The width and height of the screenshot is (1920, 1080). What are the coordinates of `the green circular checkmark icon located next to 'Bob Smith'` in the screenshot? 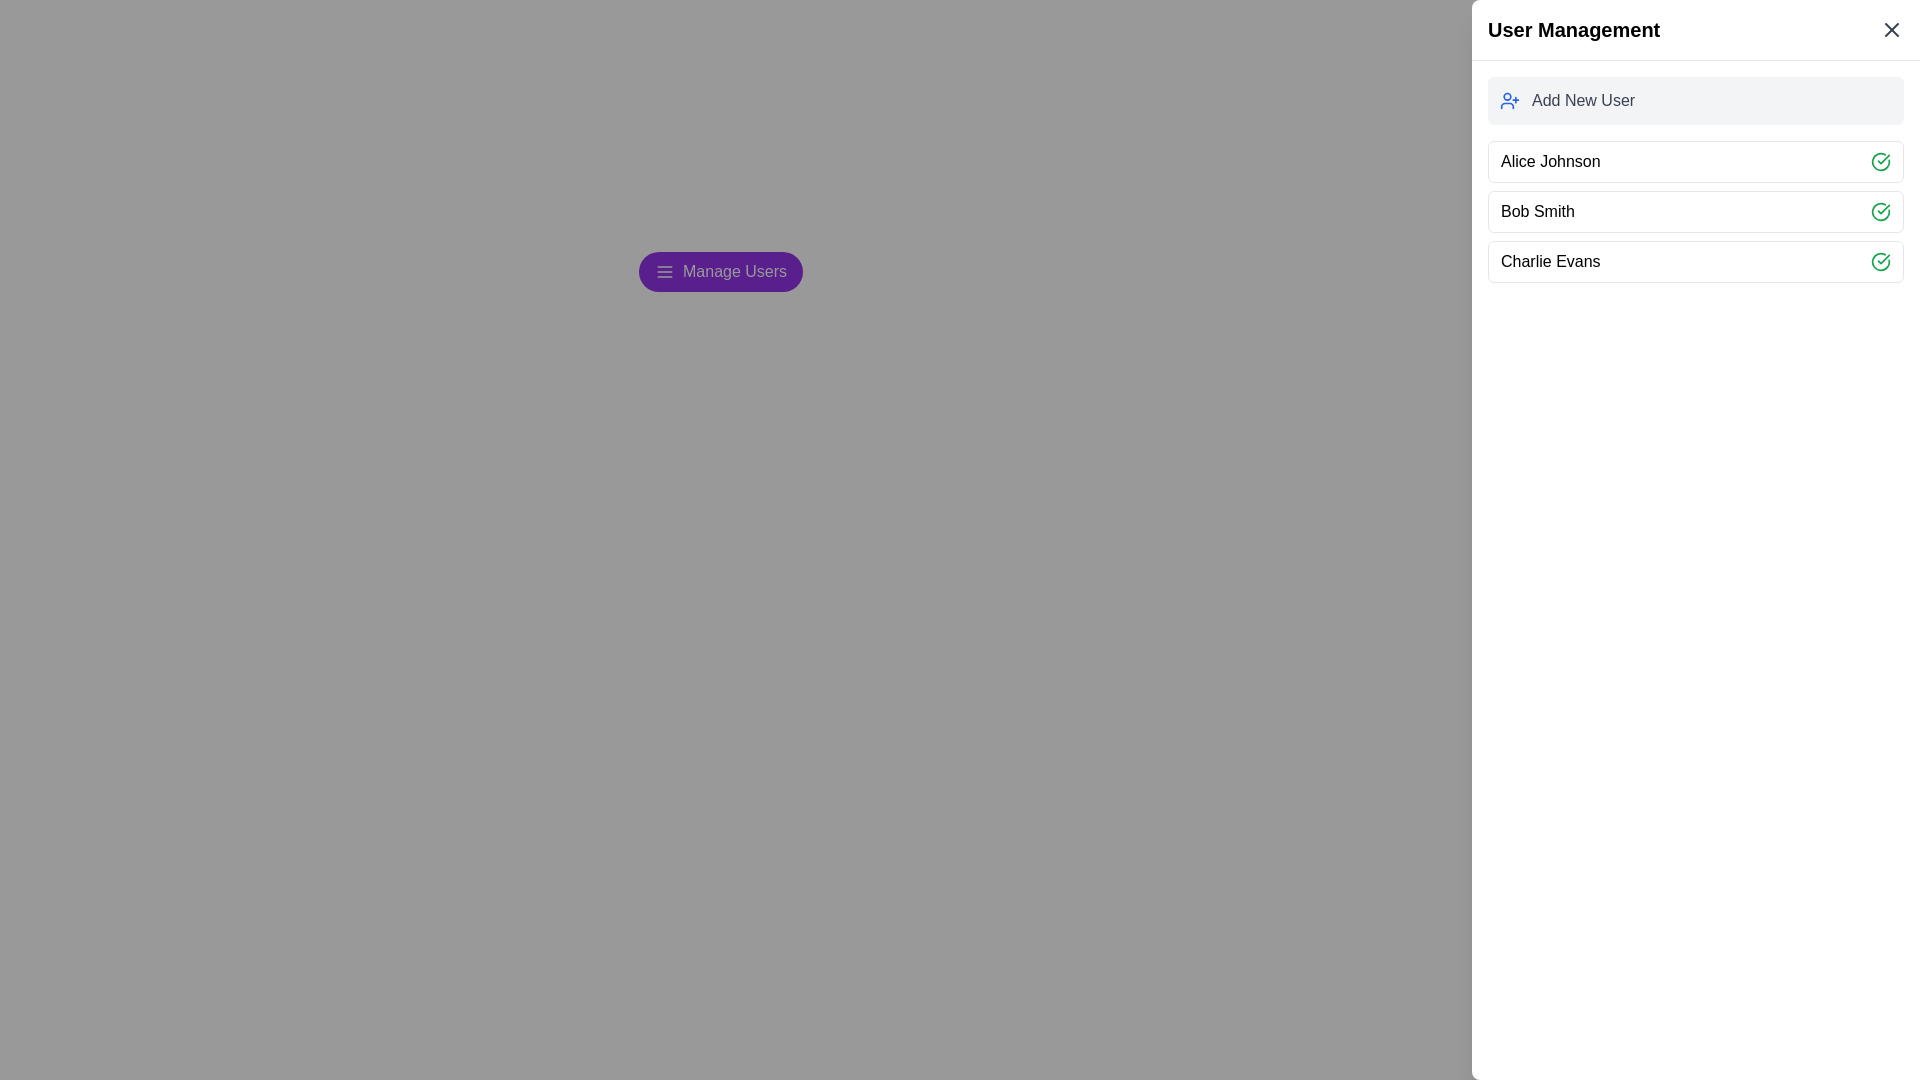 It's located at (1880, 212).